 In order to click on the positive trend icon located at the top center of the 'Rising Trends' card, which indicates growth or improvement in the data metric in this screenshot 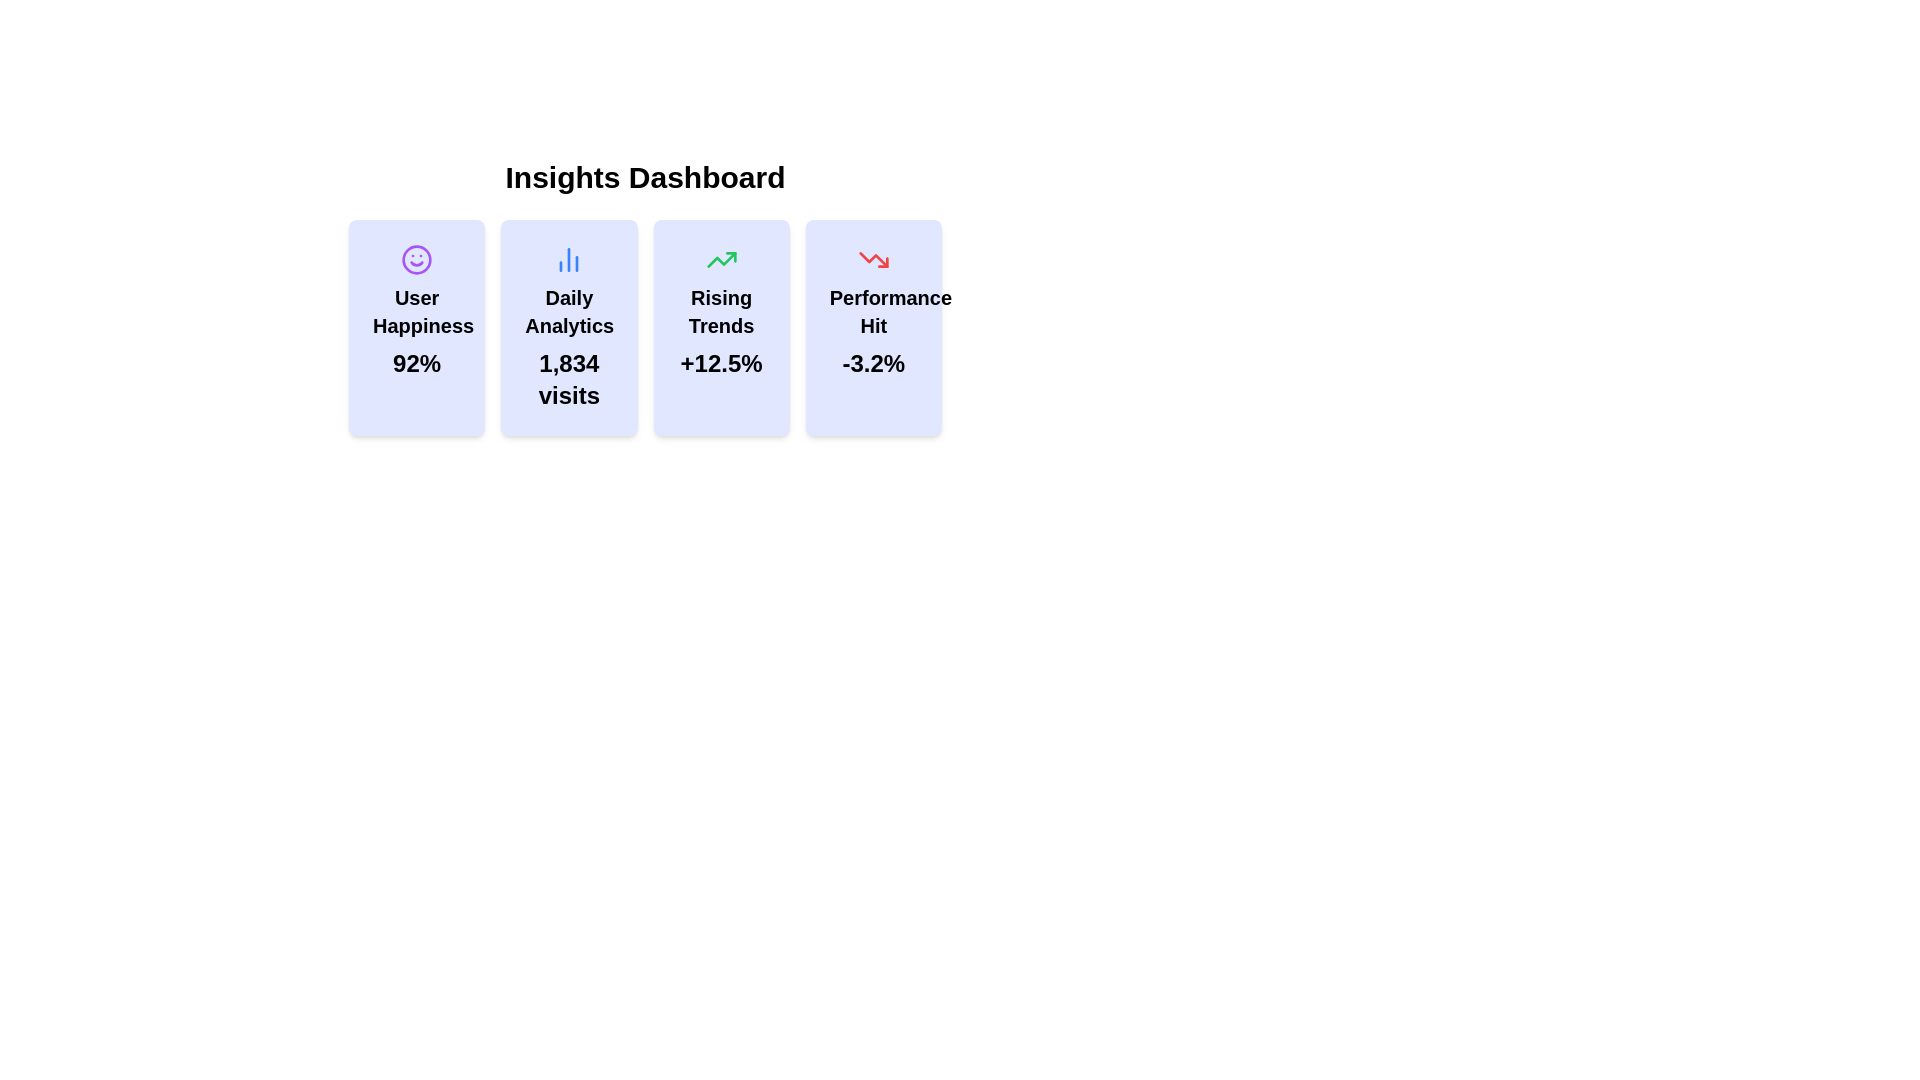, I will do `click(720, 258)`.